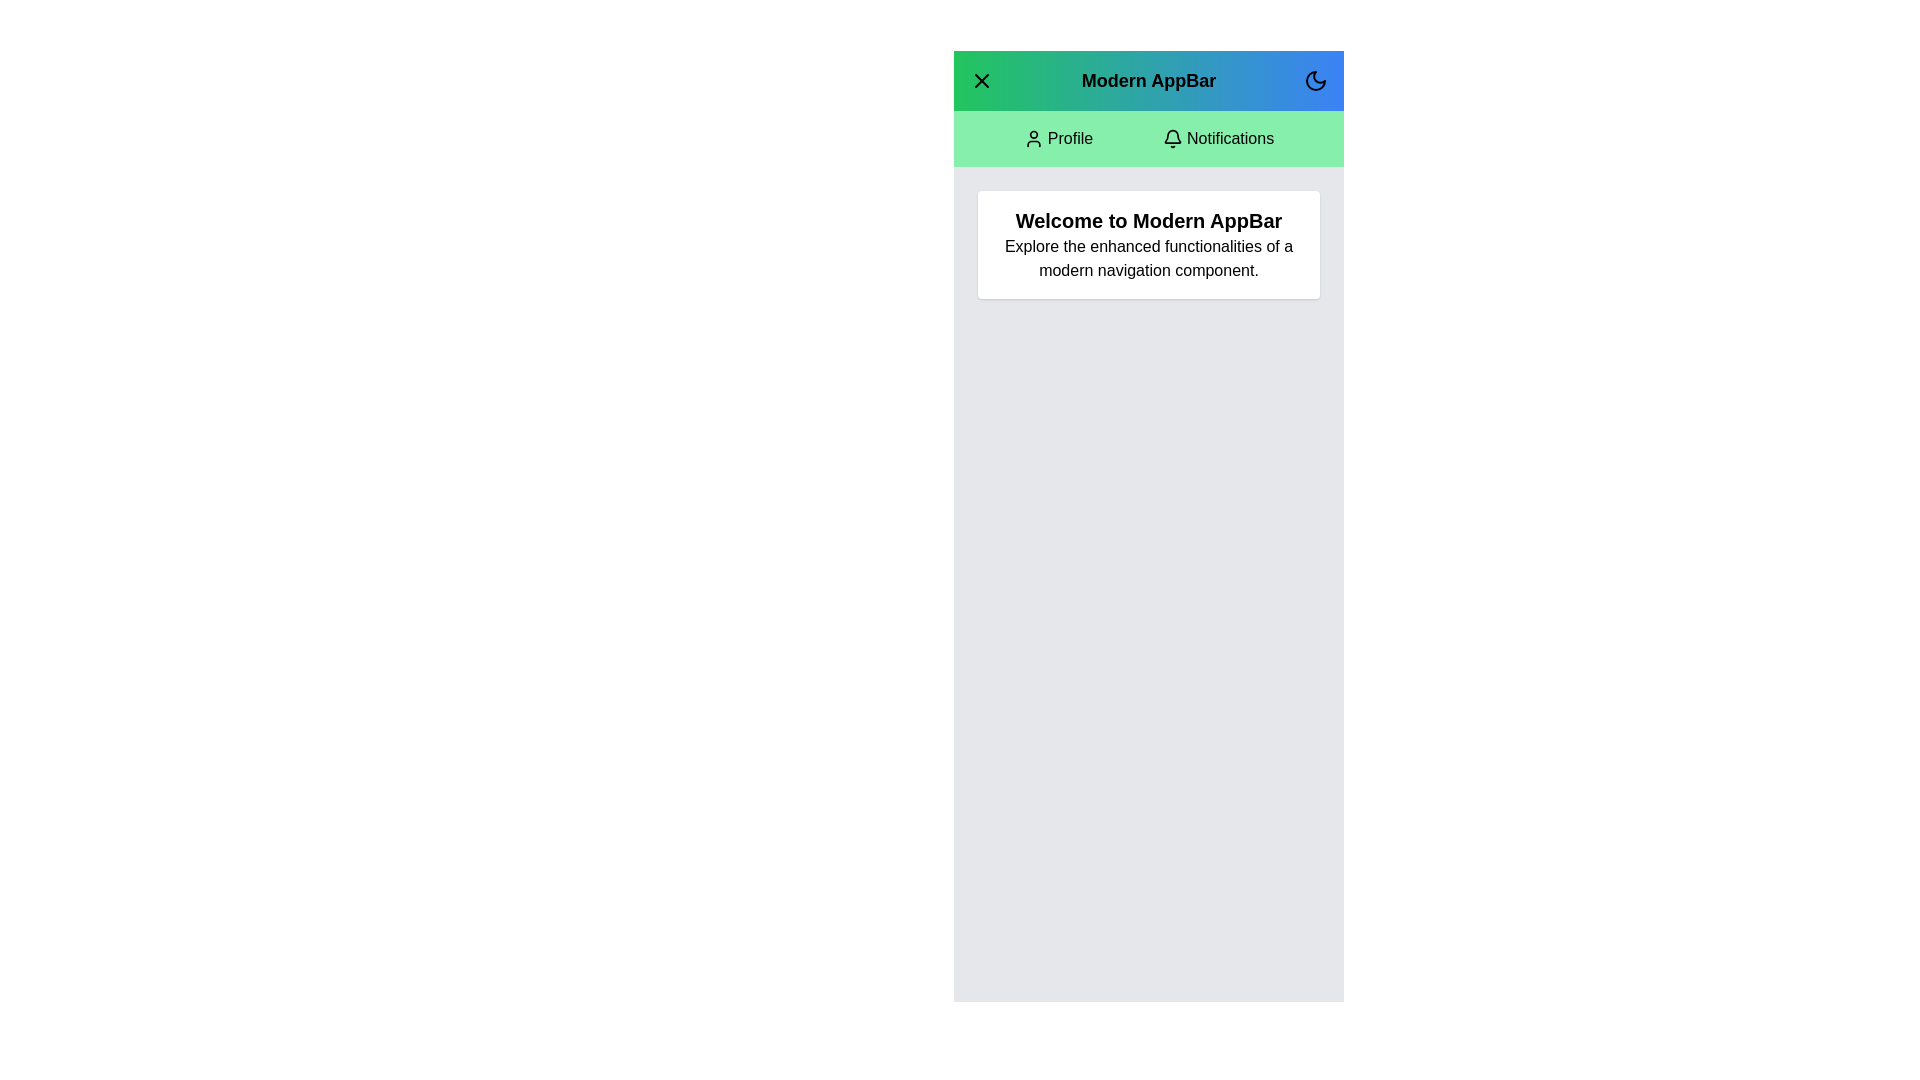 This screenshot has width=1920, height=1080. I want to click on the menu toggle button to toggle the menu visibility, so click(982, 80).